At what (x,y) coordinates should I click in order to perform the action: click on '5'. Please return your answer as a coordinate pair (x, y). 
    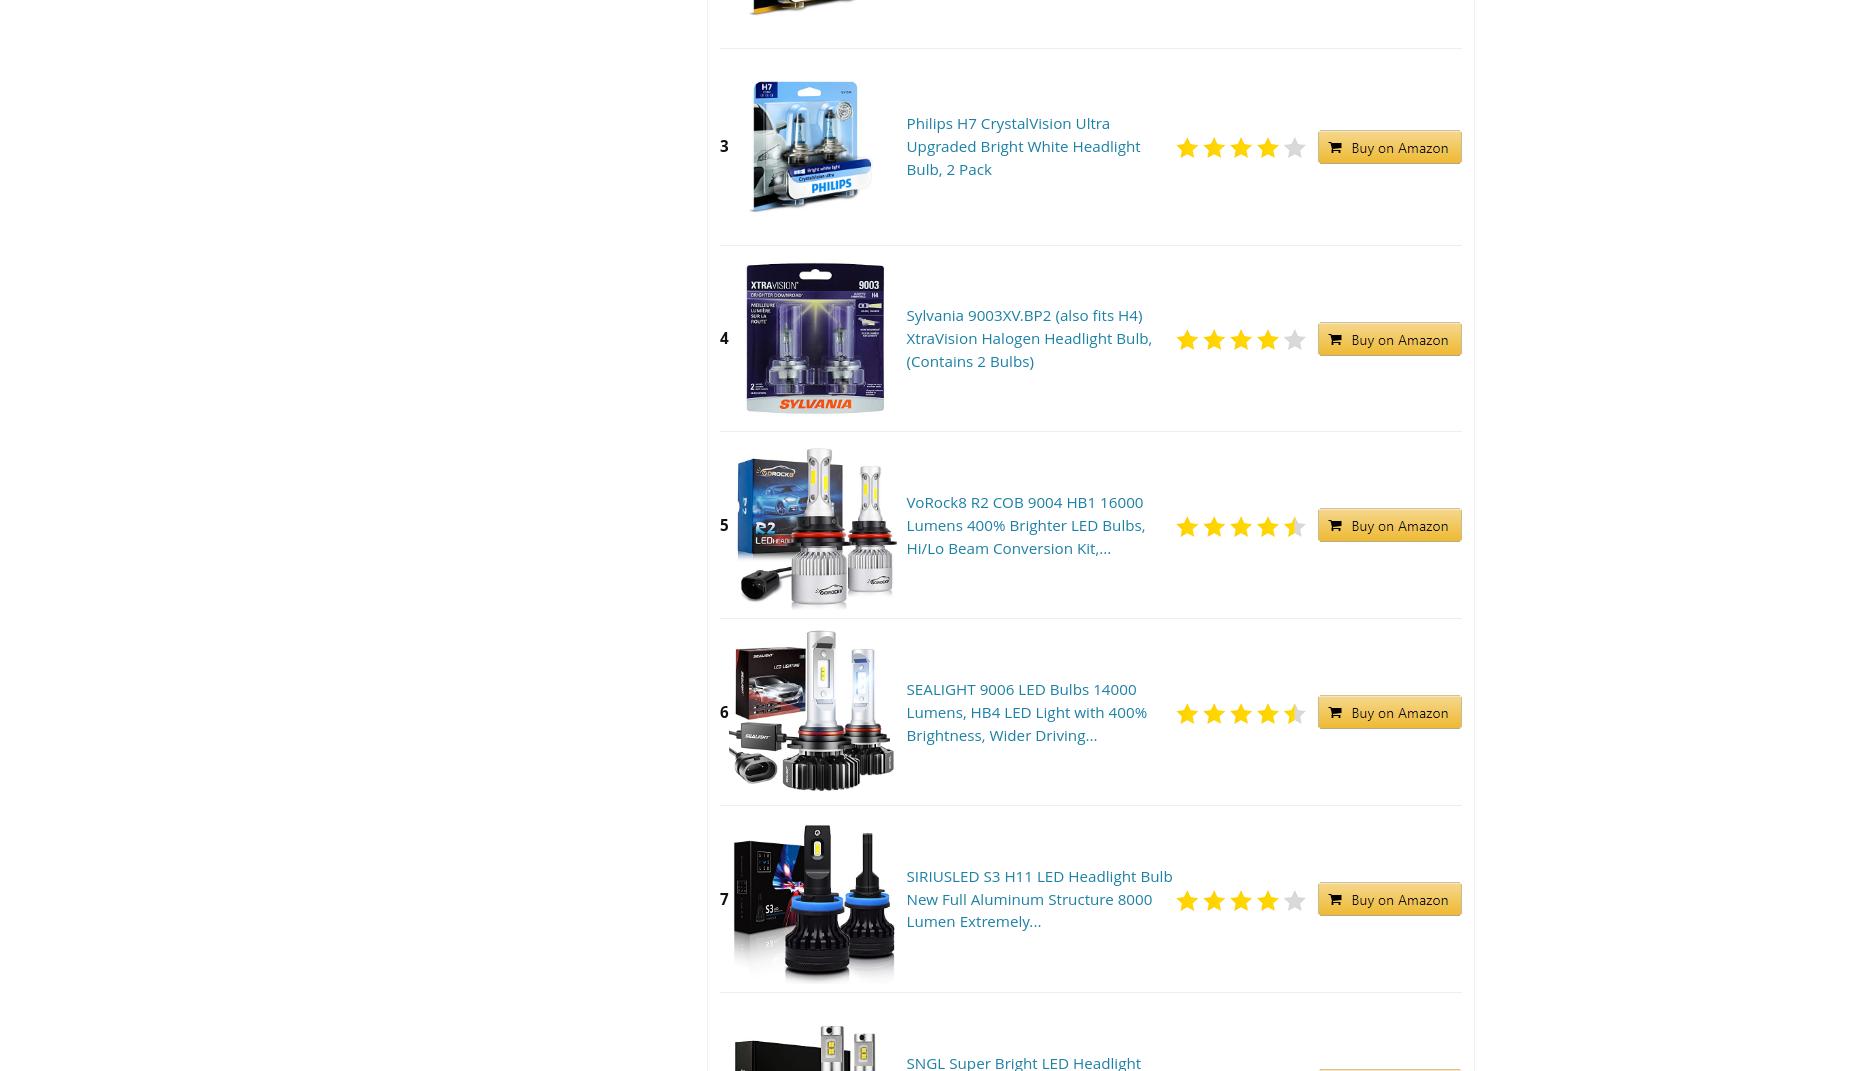
    Looking at the image, I should click on (724, 523).